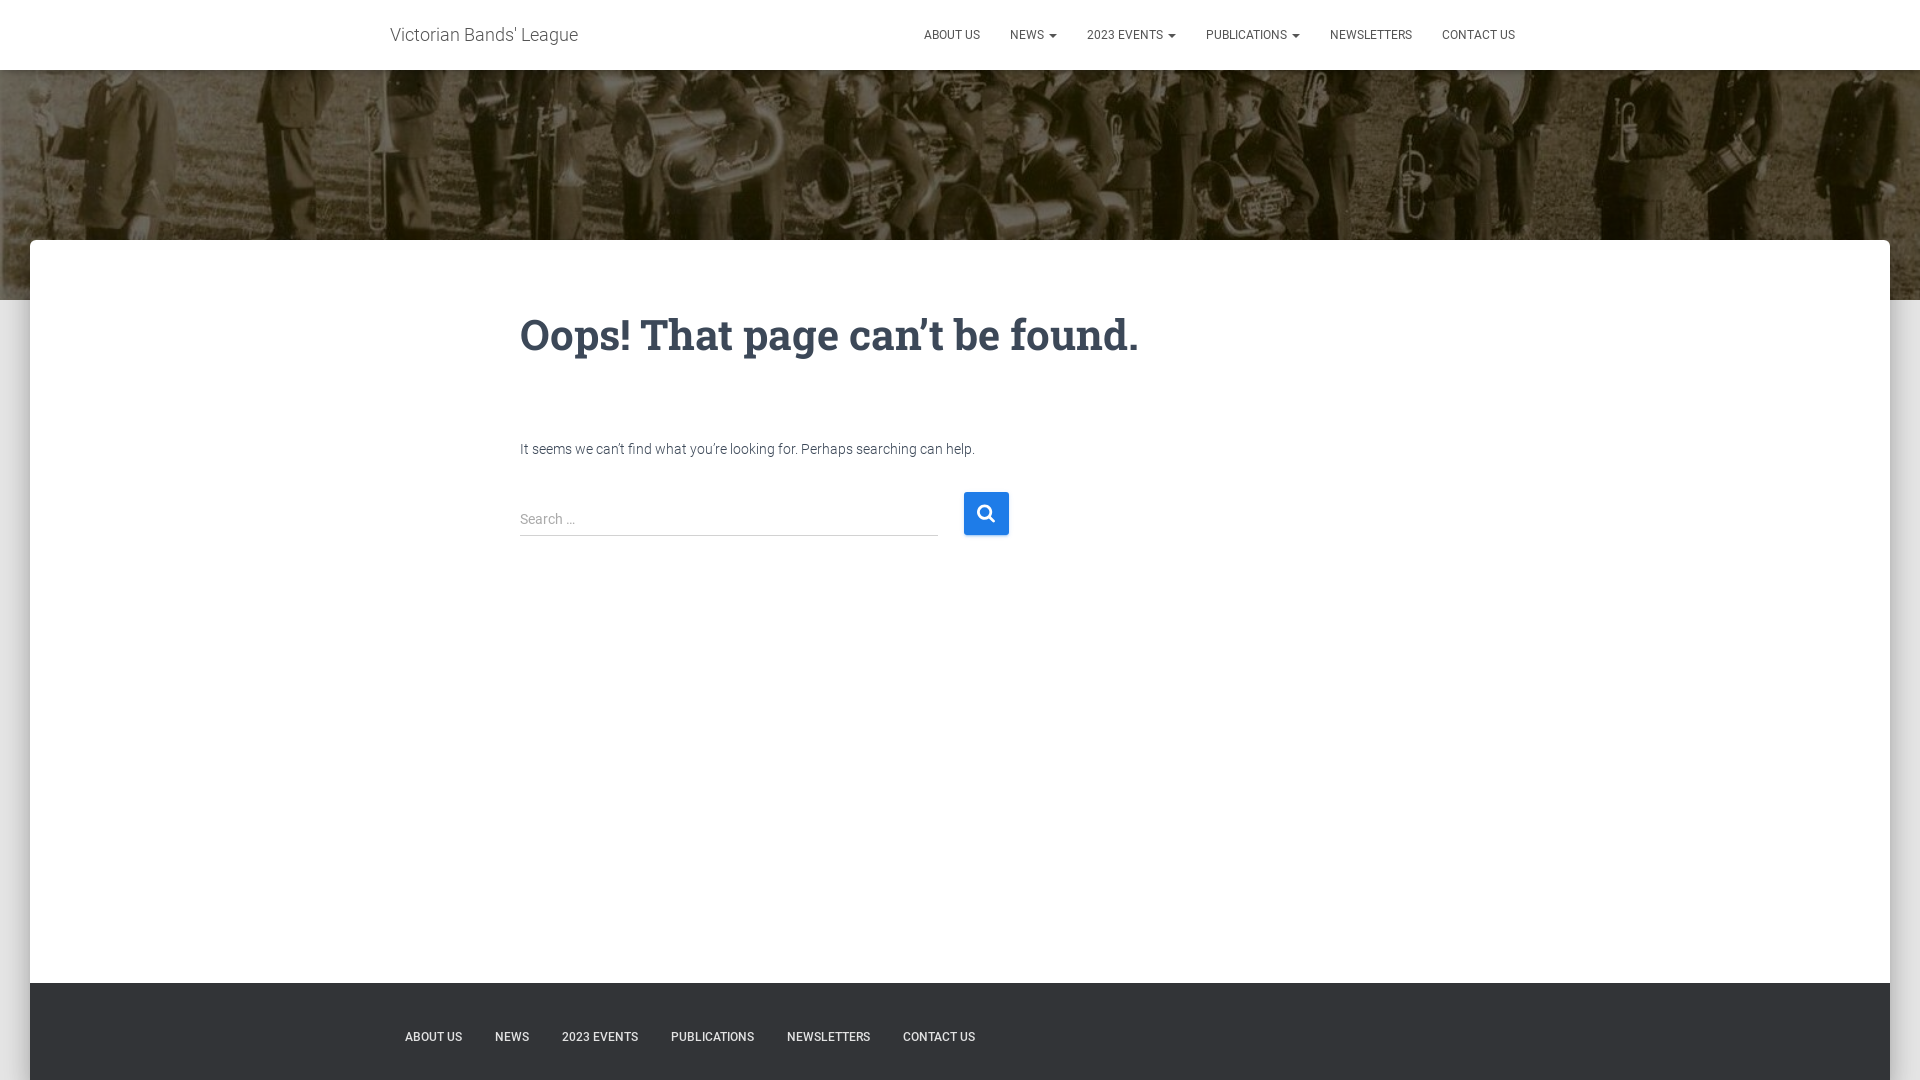 This screenshot has width=1920, height=1080. I want to click on 'NEWS', so click(1033, 34).